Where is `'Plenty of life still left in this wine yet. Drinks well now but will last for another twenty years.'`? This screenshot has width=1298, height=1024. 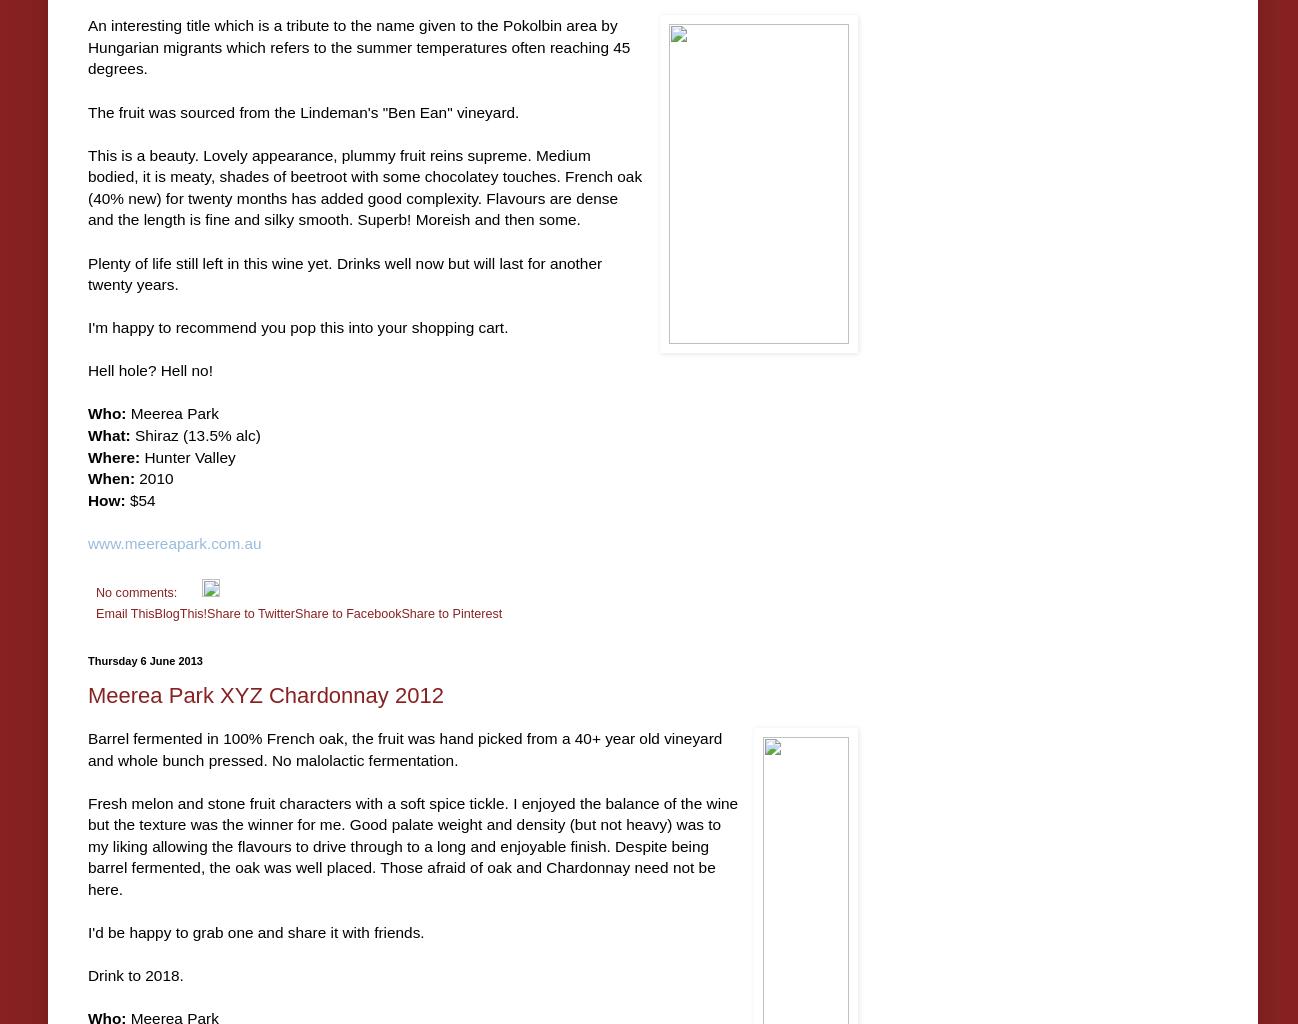 'Plenty of life still left in this wine yet. Drinks well now but will last for another twenty years.' is located at coordinates (88, 273).